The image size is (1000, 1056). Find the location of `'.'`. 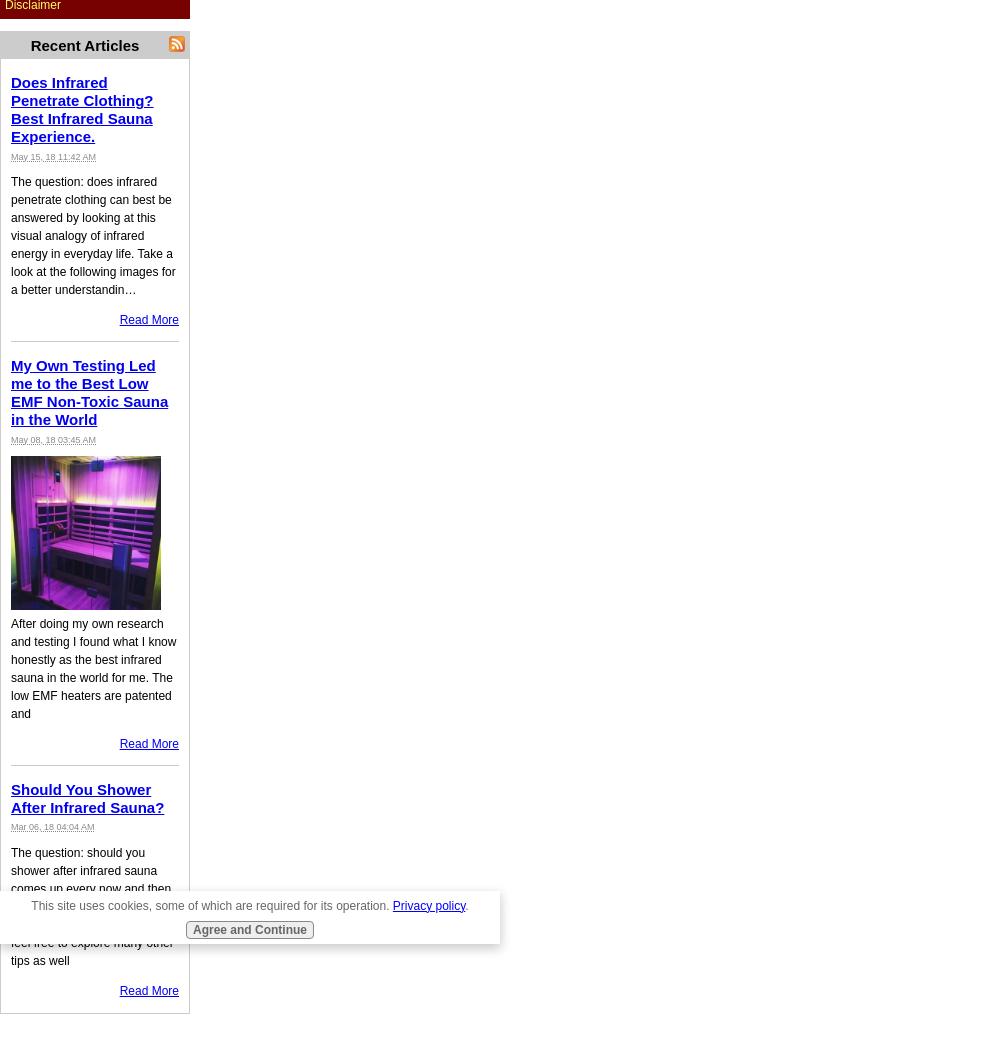

'.' is located at coordinates (465, 903).